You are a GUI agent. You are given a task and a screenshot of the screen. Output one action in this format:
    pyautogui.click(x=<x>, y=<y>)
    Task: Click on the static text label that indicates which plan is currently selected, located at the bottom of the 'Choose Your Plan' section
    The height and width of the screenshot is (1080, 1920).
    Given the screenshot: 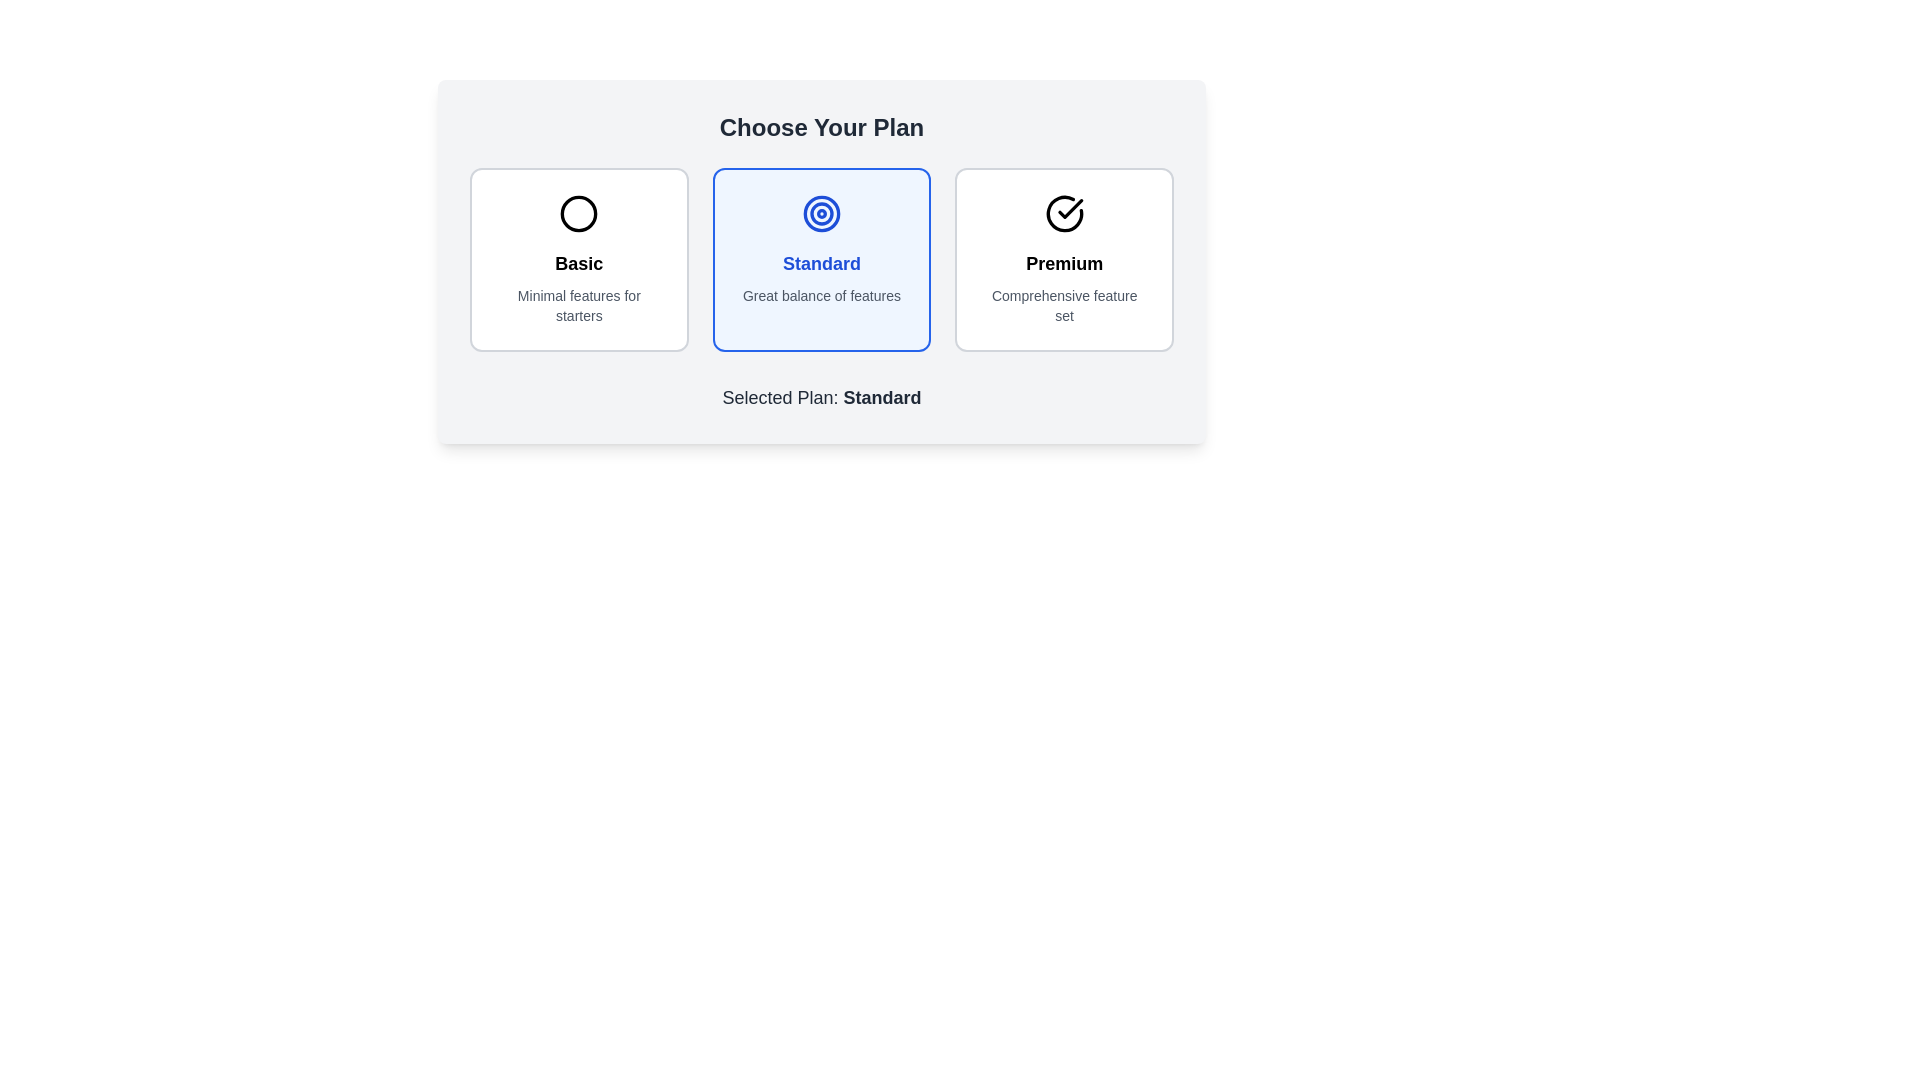 What is the action you would take?
    pyautogui.click(x=821, y=397)
    